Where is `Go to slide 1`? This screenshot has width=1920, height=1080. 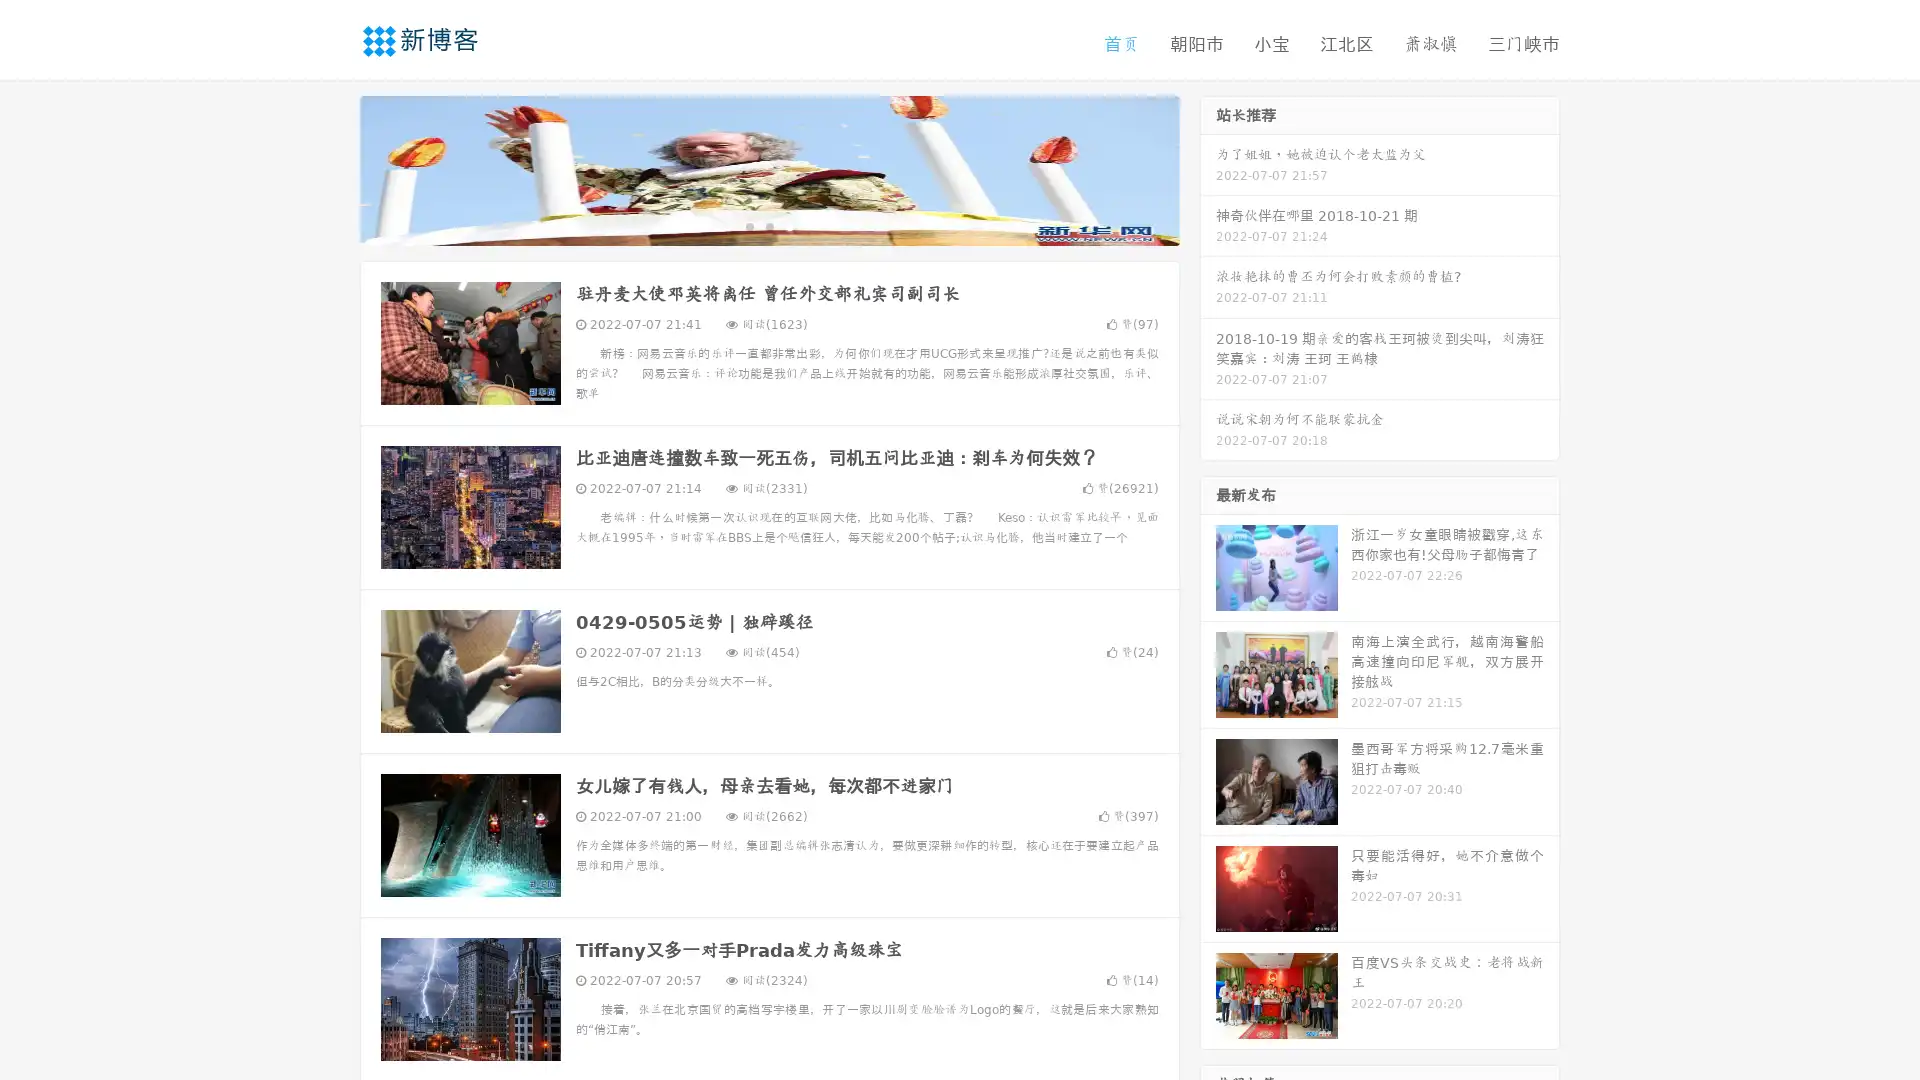 Go to slide 1 is located at coordinates (748, 225).